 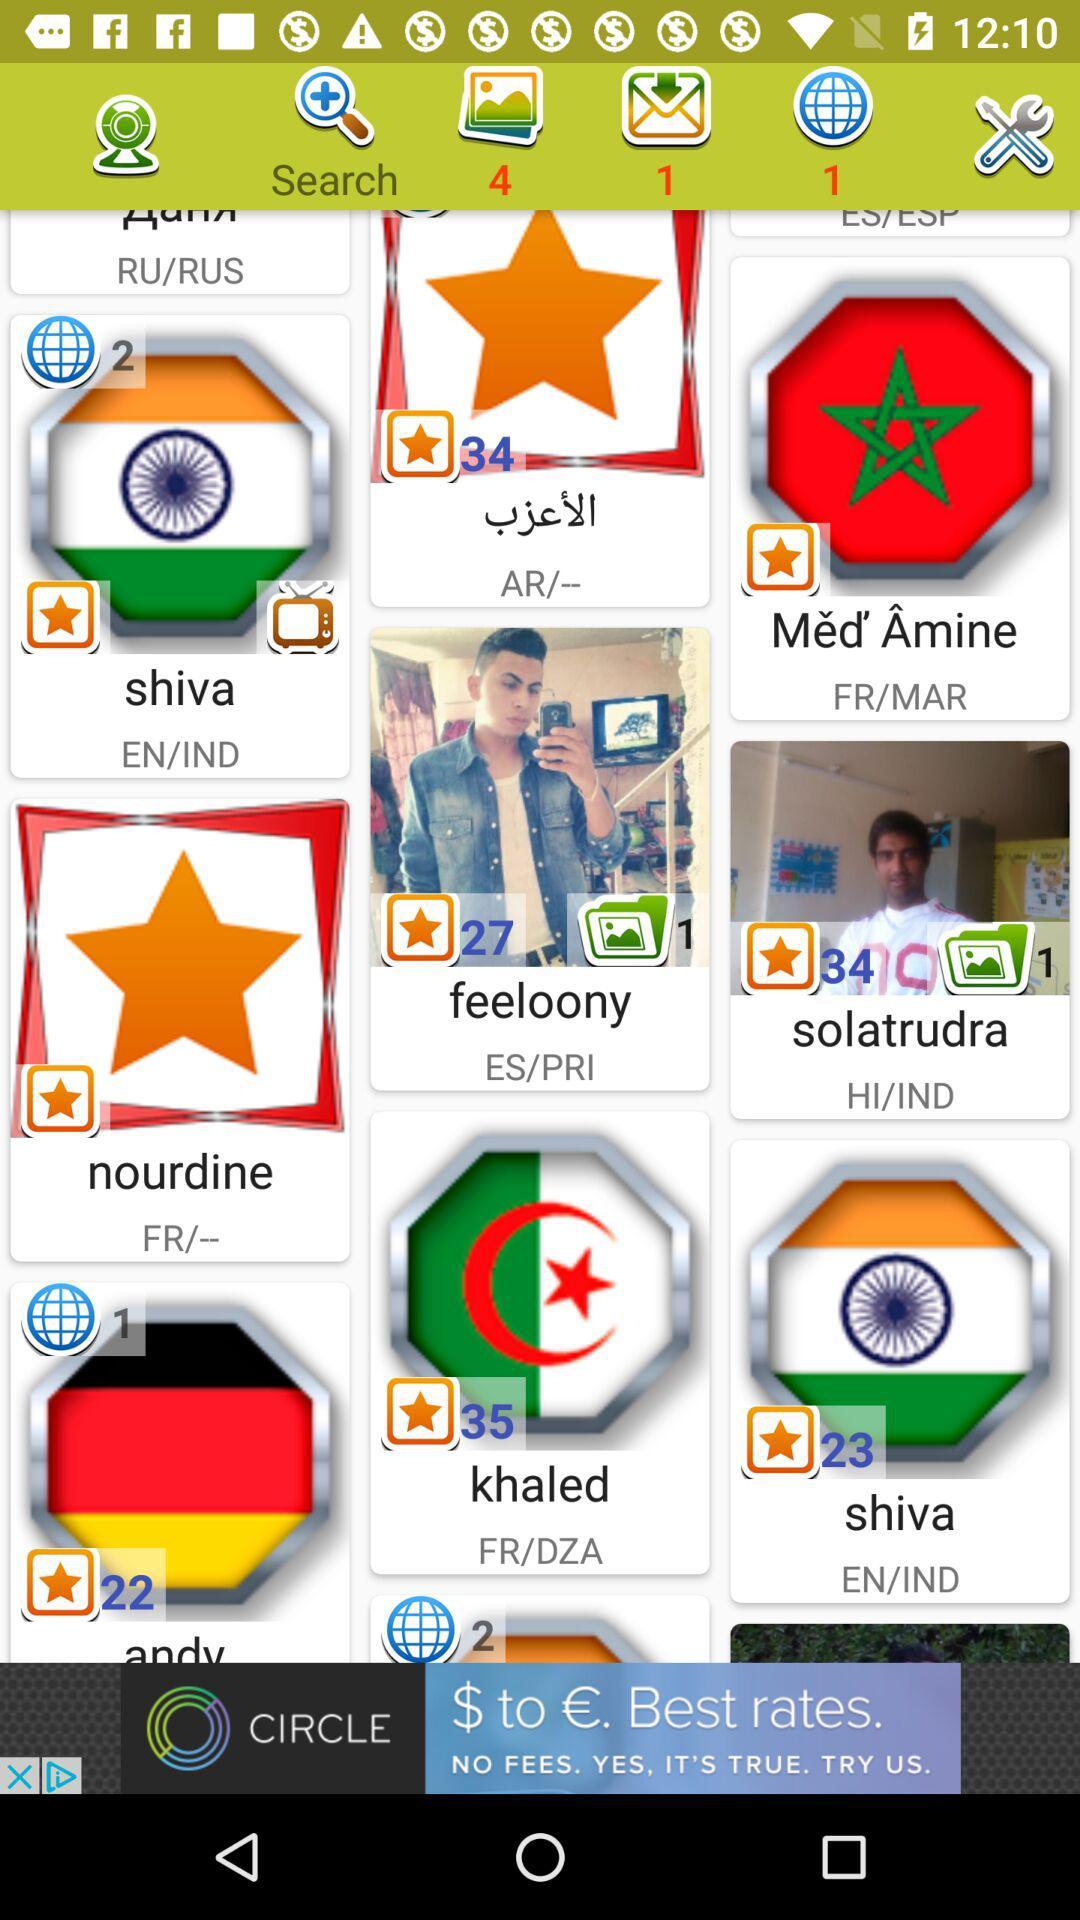 What do you see at coordinates (180, 484) in the screenshot?
I see `indian flag` at bounding box center [180, 484].